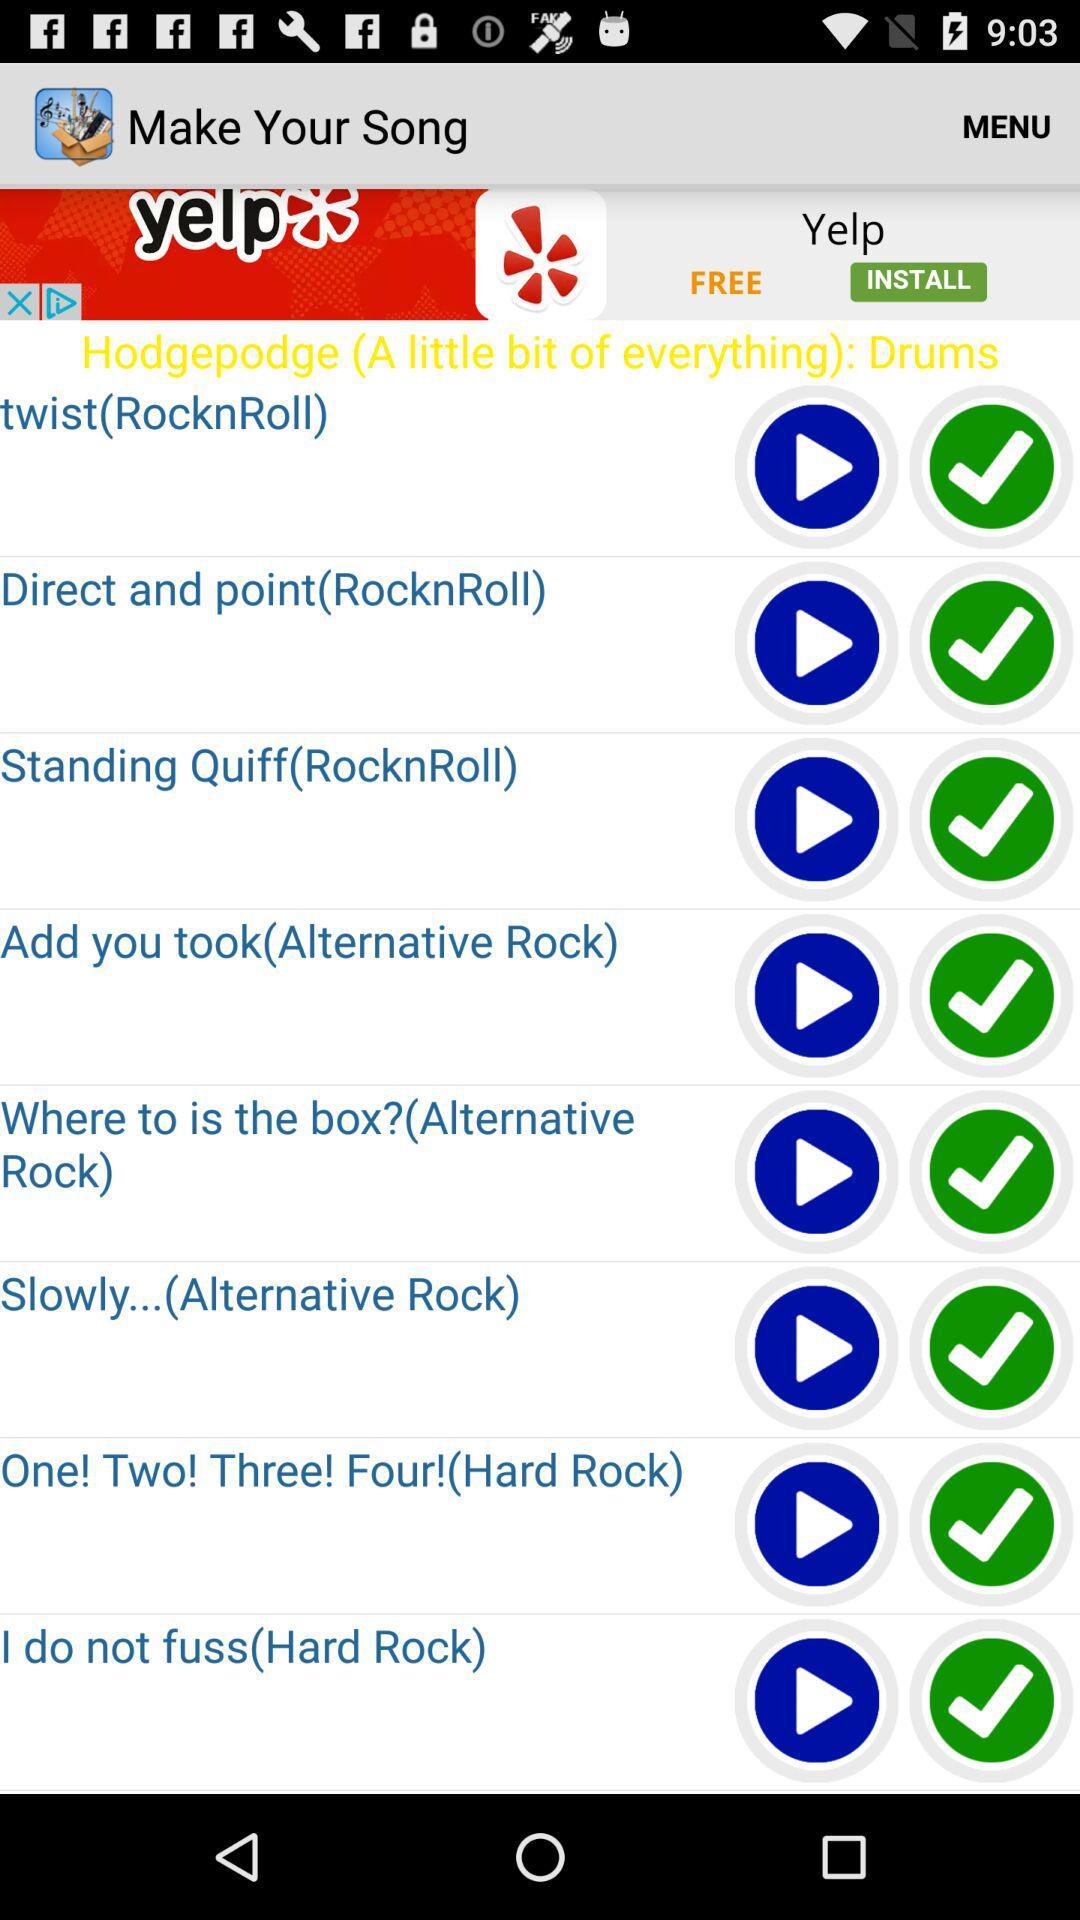 The height and width of the screenshot is (1920, 1080). Describe the element at coordinates (817, 467) in the screenshot. I see `audio file` at that location.